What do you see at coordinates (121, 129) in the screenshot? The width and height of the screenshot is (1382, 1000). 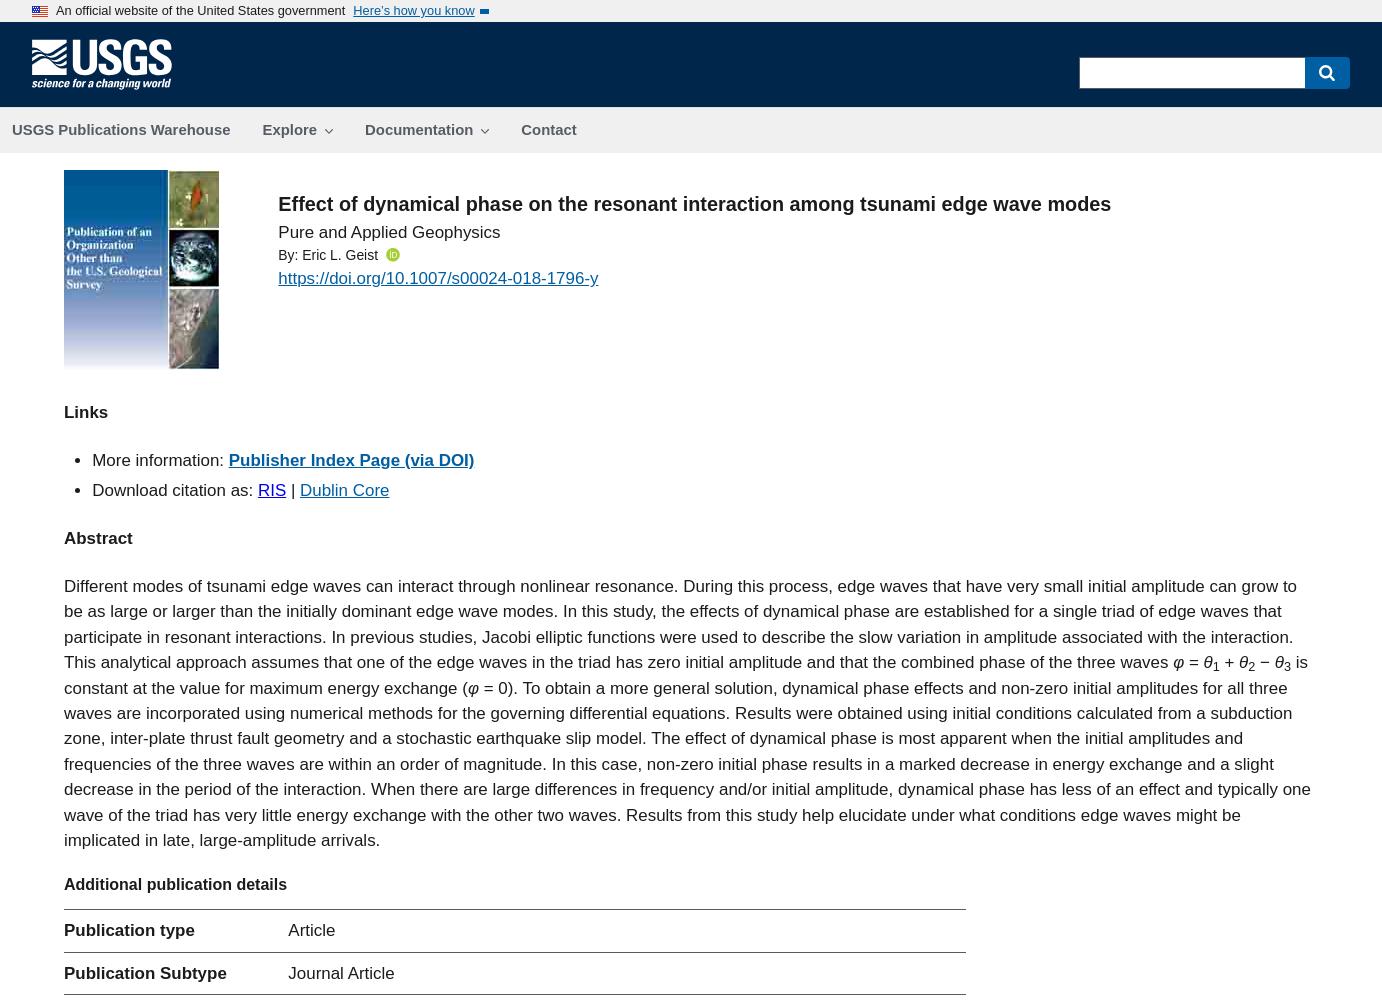 I see `'USGS Publications Warehouse'` at bounding box center [121, 129].